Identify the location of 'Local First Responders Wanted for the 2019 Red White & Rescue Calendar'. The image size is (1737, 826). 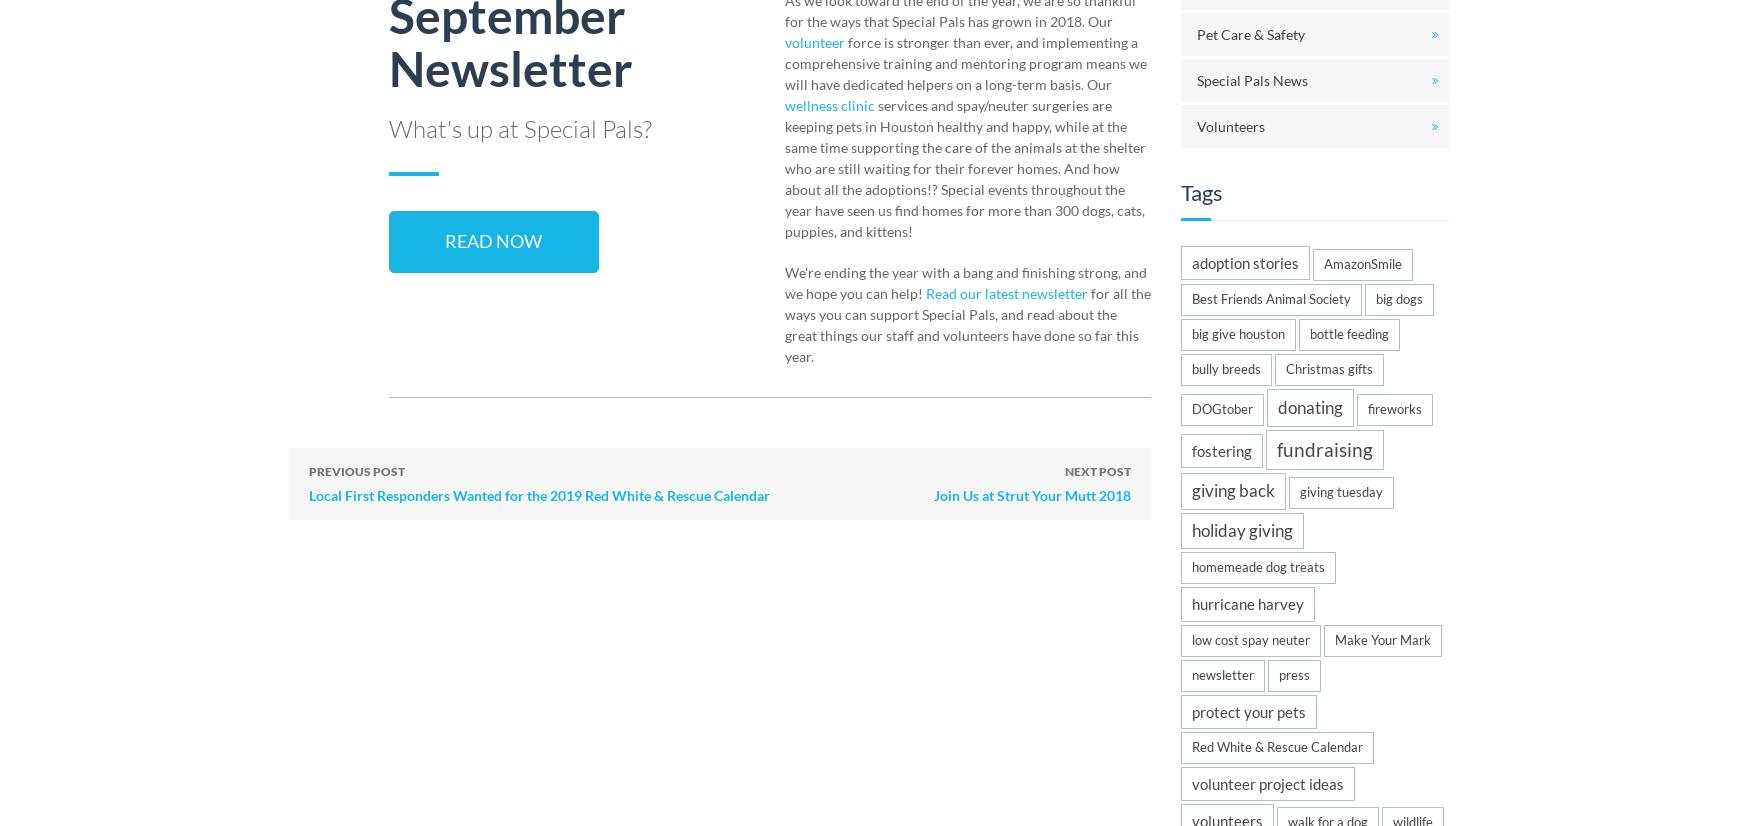
(537, 495).